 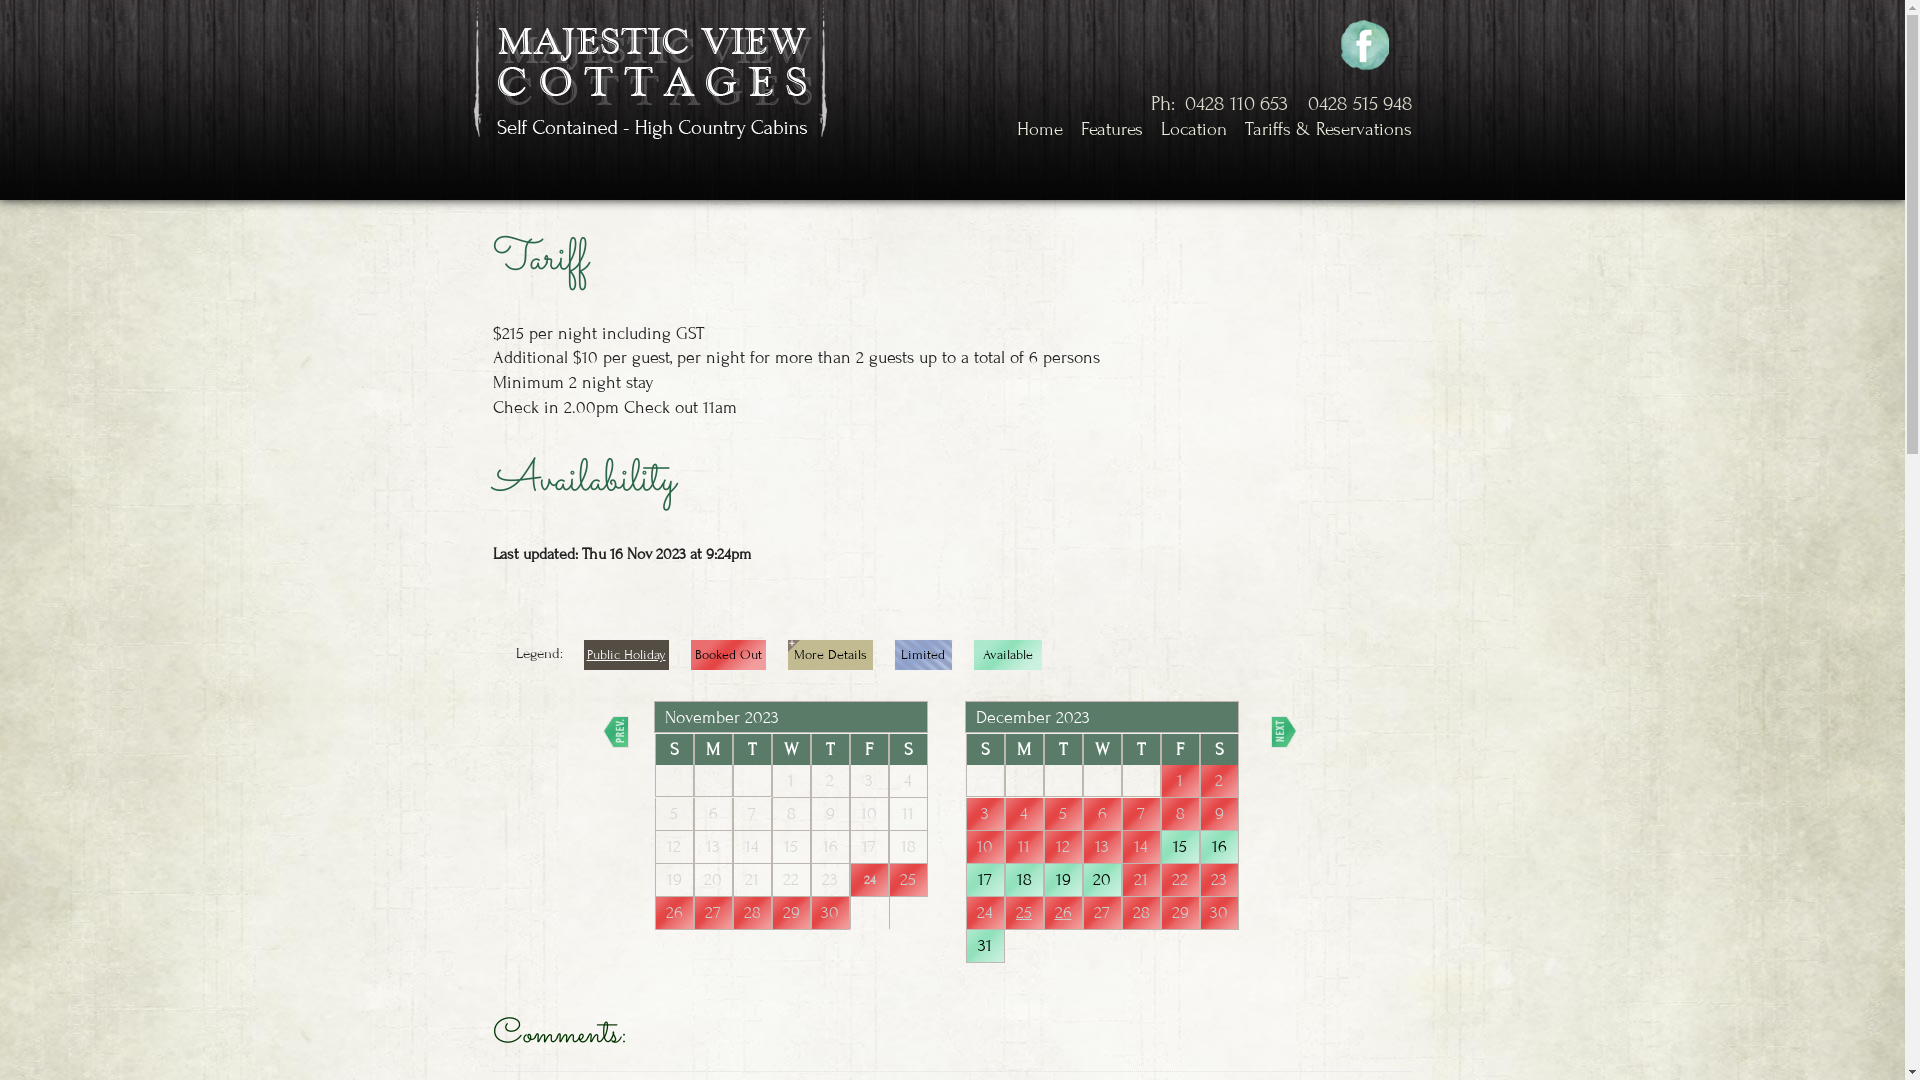 I want to click on 'Features', so click(x=1111, y=129).